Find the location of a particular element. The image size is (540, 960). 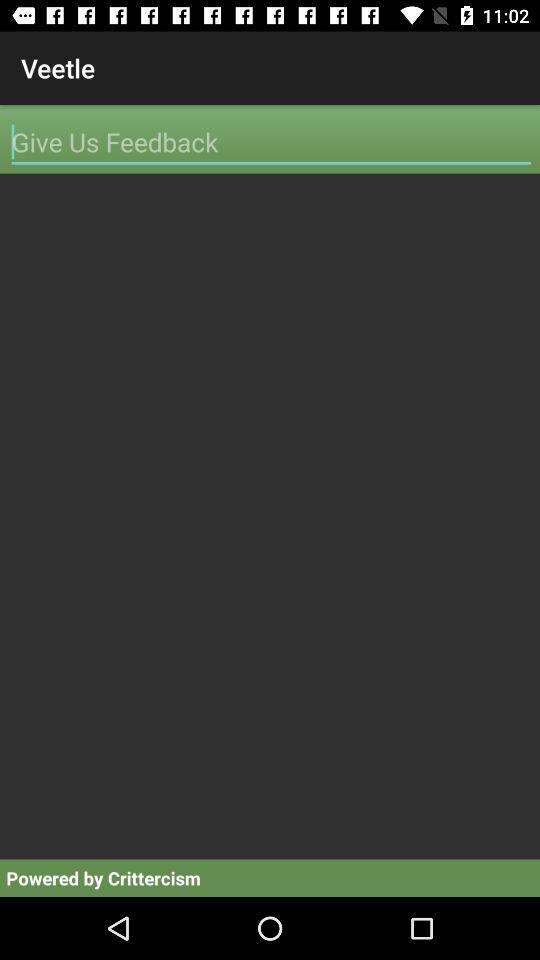

feedback text is located at coordinates (270, 141).